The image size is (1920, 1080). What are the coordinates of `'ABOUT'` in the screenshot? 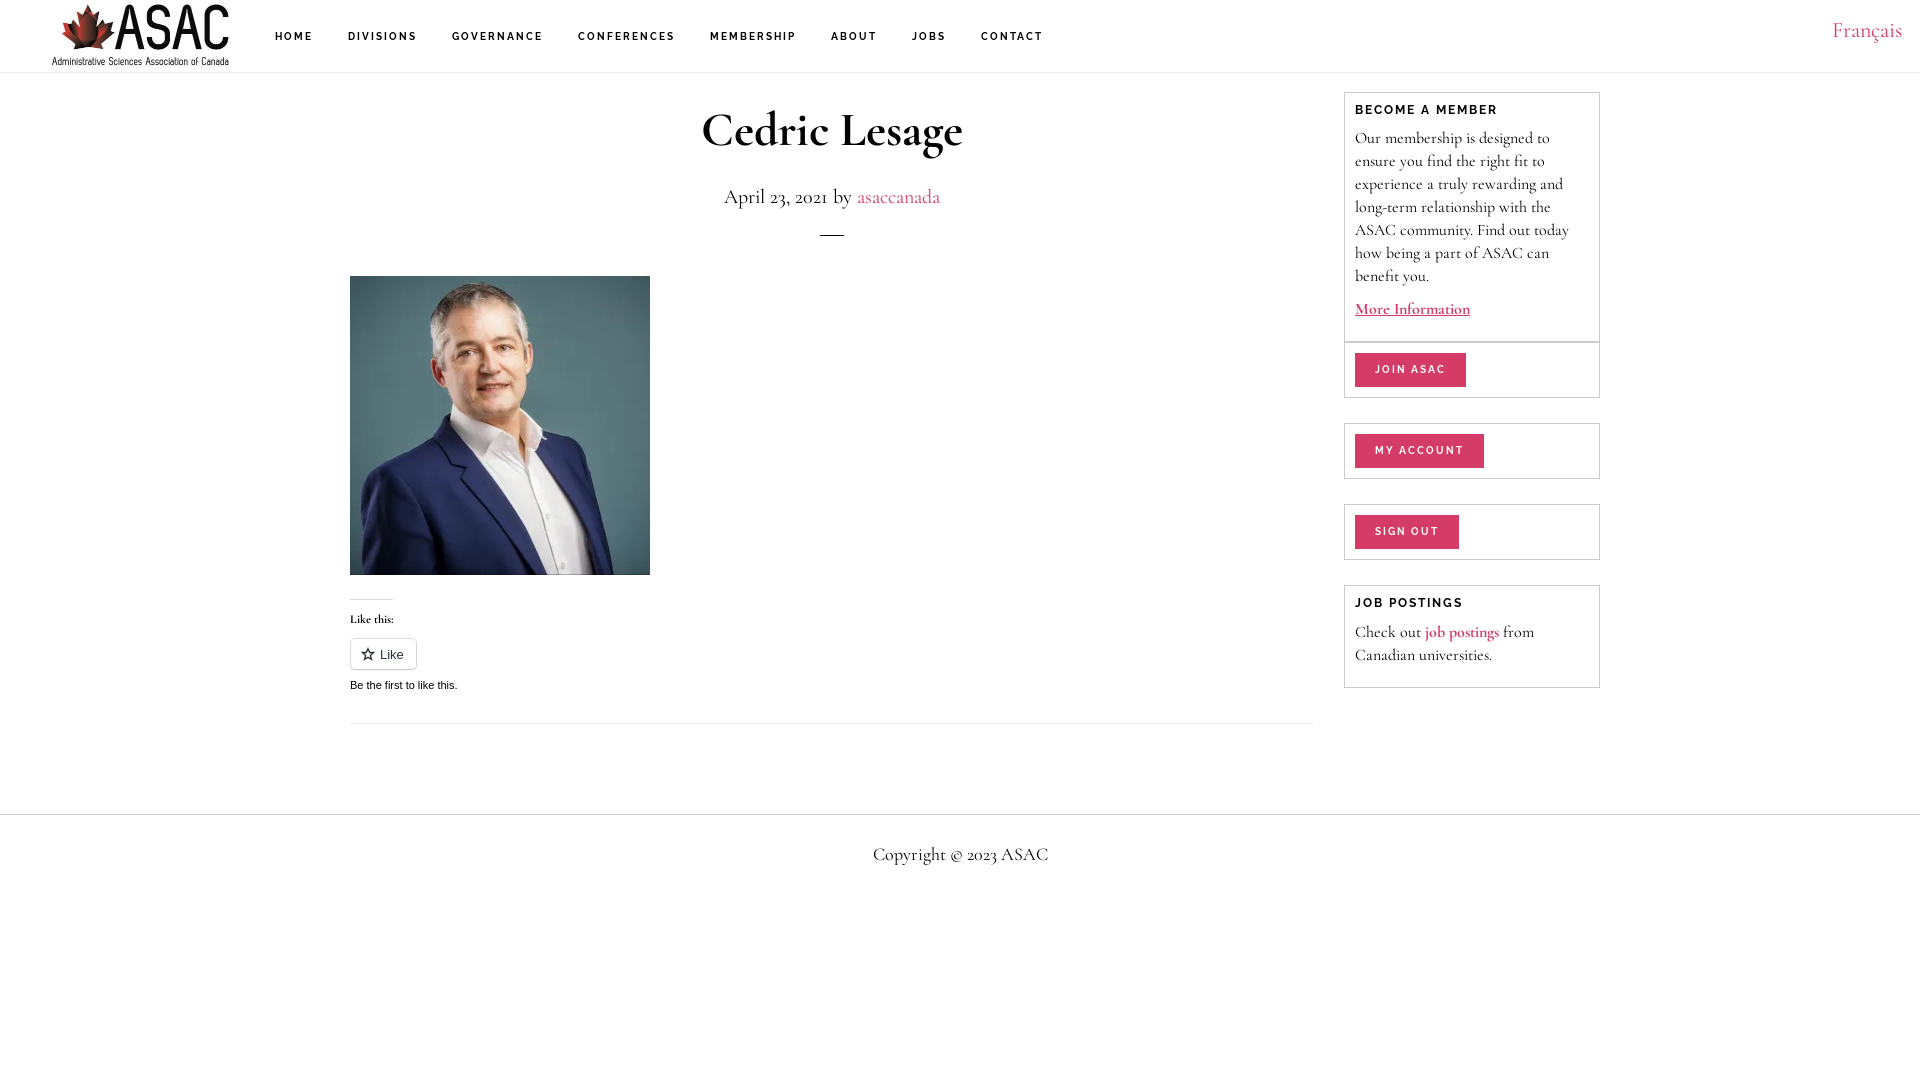 It's located at (854, 37).